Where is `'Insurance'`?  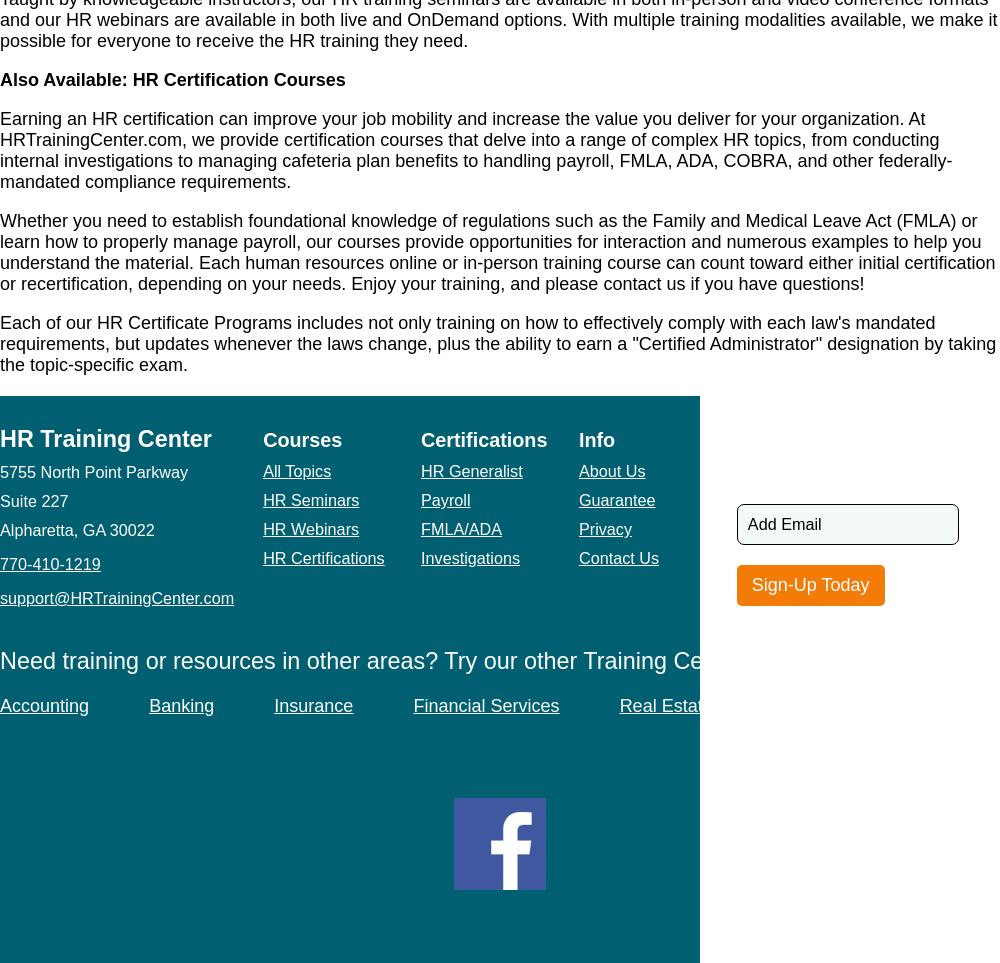
'Insurance' is located at coordinates (312, 704).